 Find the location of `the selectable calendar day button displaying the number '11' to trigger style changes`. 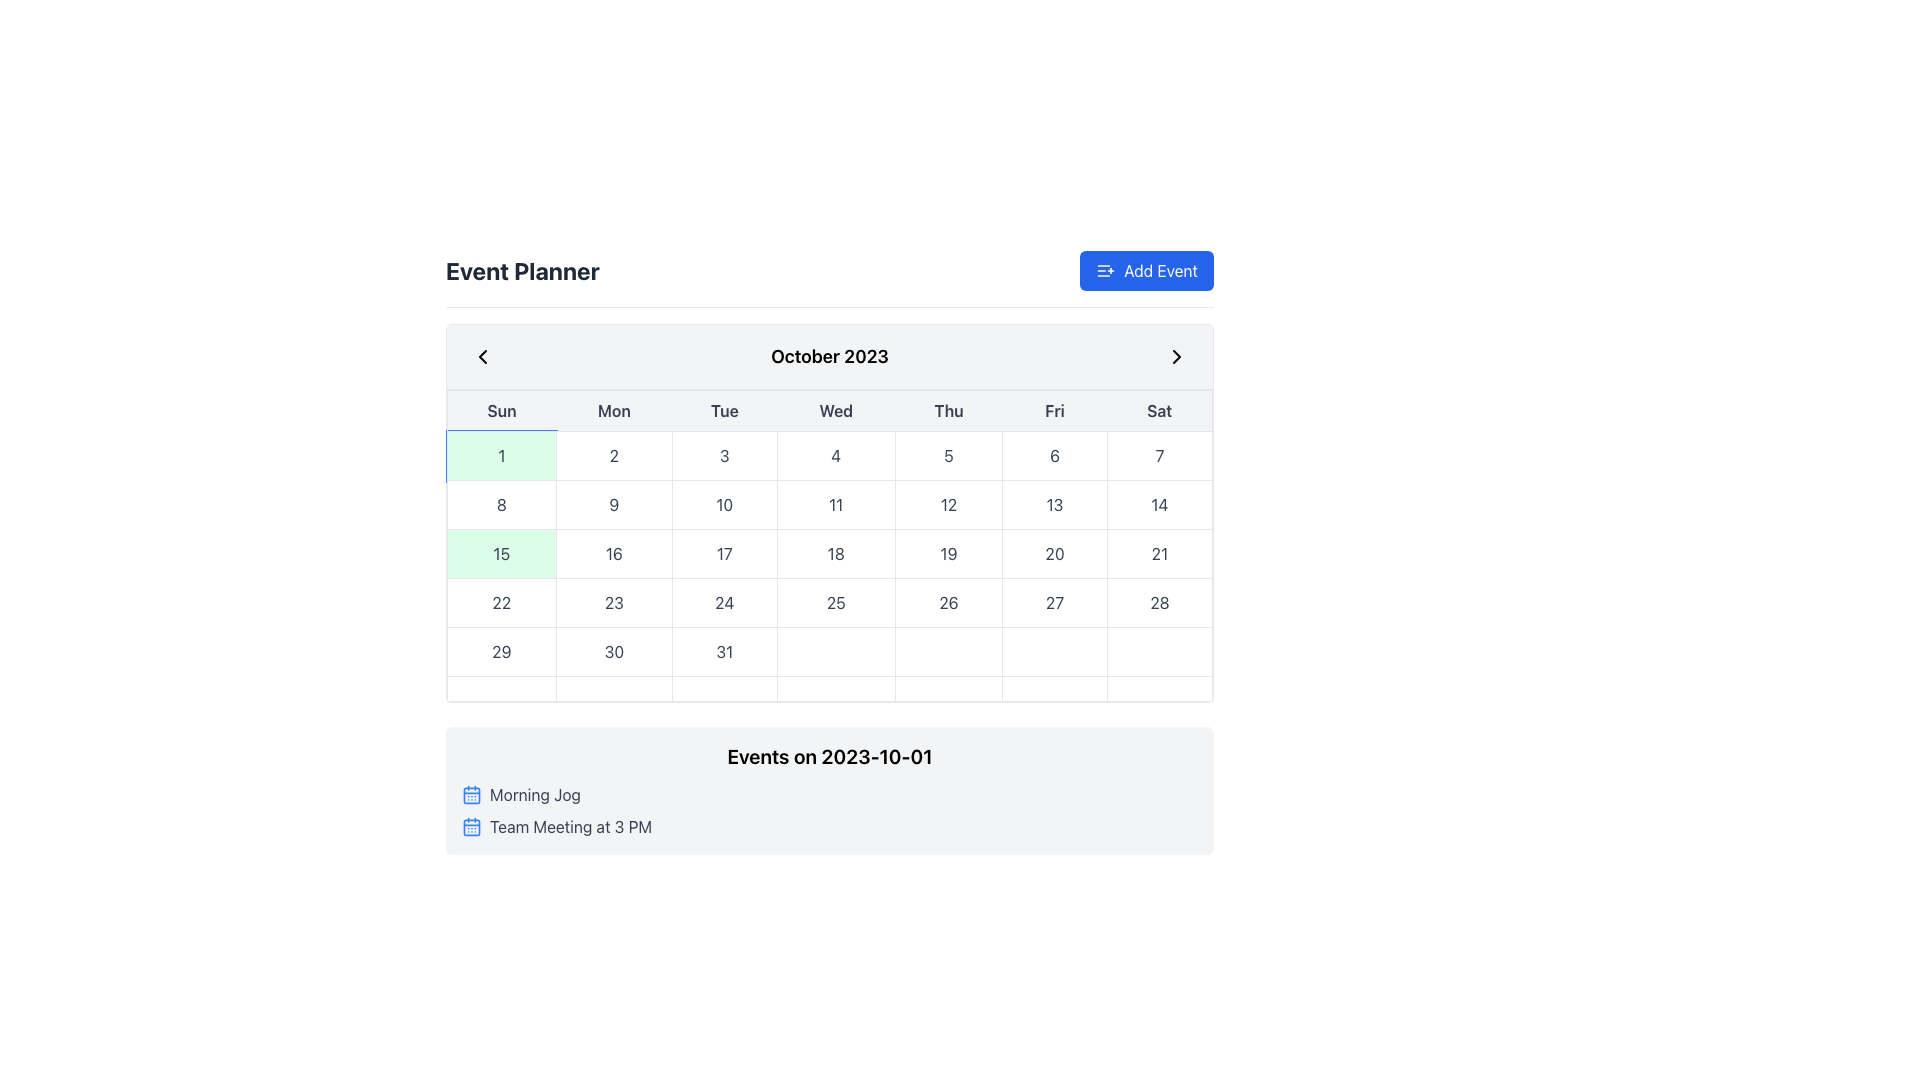

the selectable calendar day button displaying the number '11' to trigger style changes is located at coordinates (836, 504).